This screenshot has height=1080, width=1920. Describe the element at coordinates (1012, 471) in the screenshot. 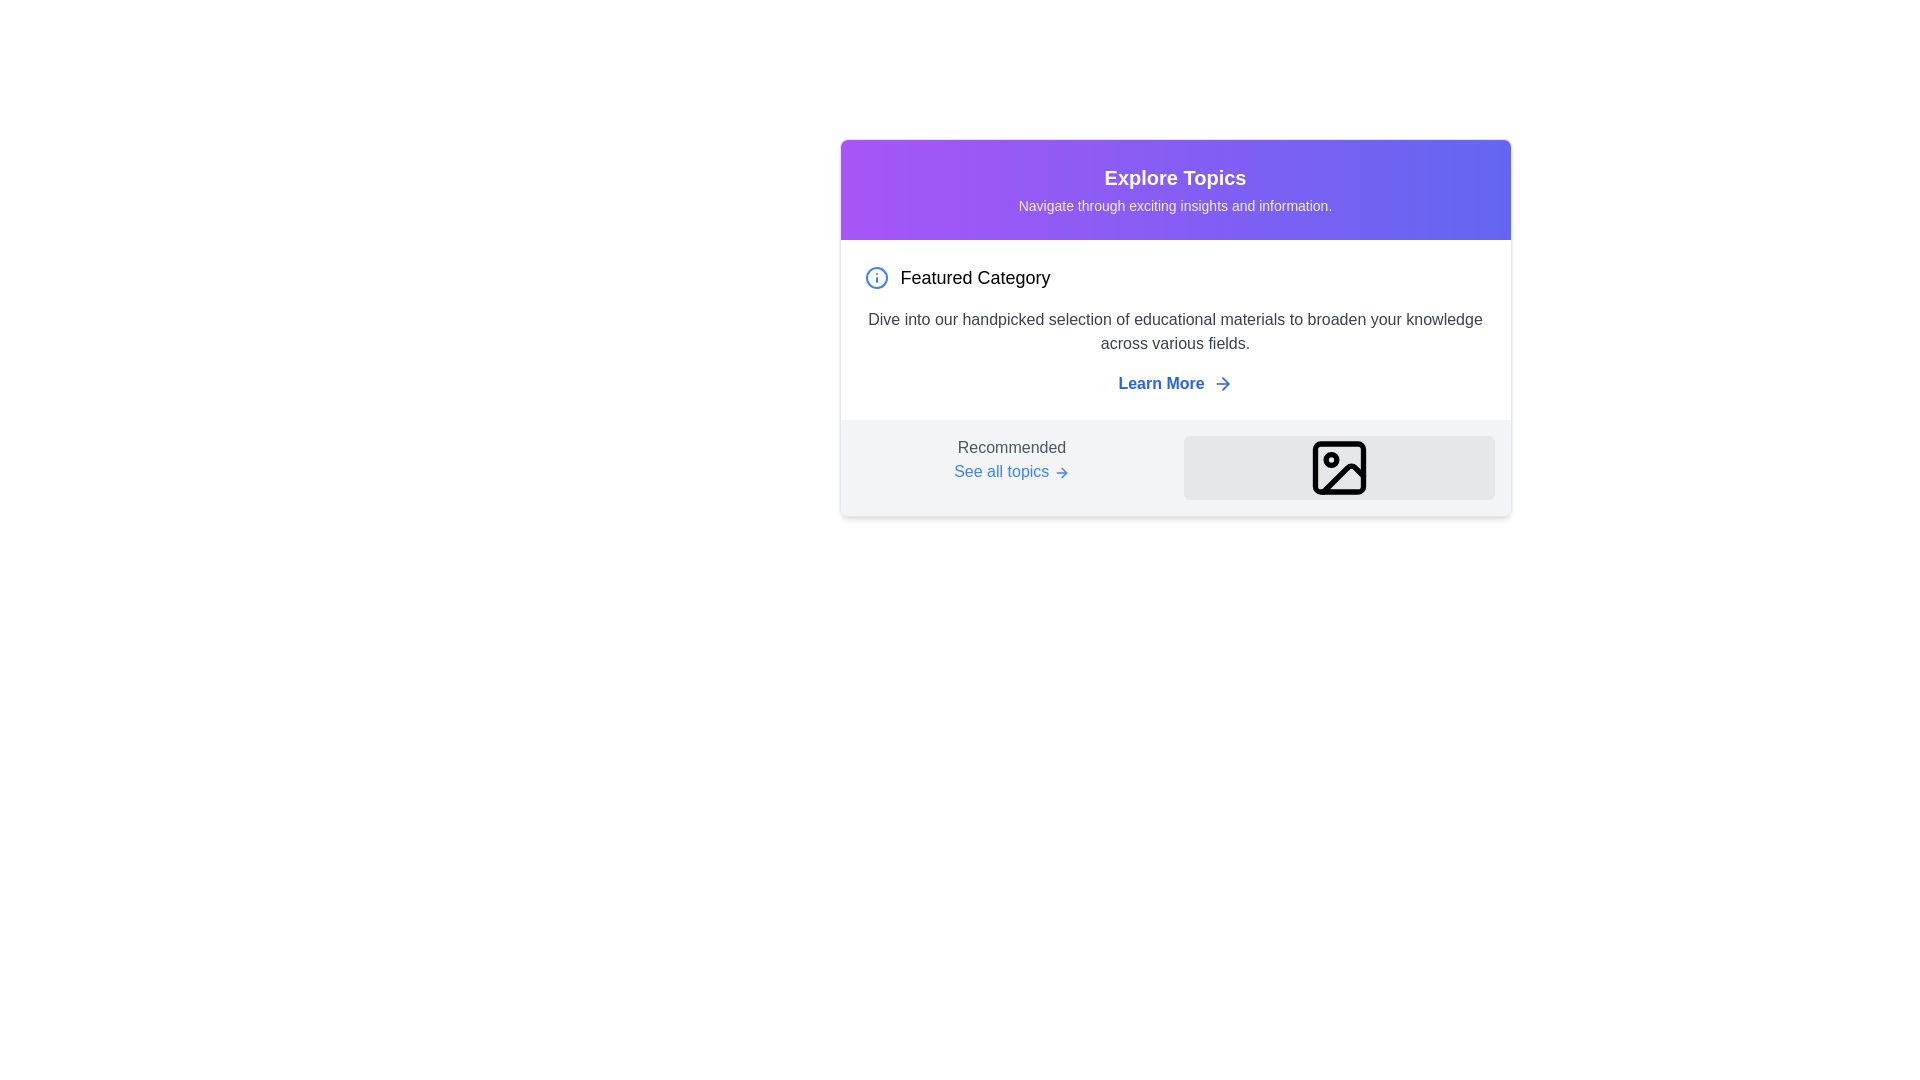

I see `the blue hyperlink text 'See all topics' located in the 'Recommended' section at the bottom left of a card` at that location.